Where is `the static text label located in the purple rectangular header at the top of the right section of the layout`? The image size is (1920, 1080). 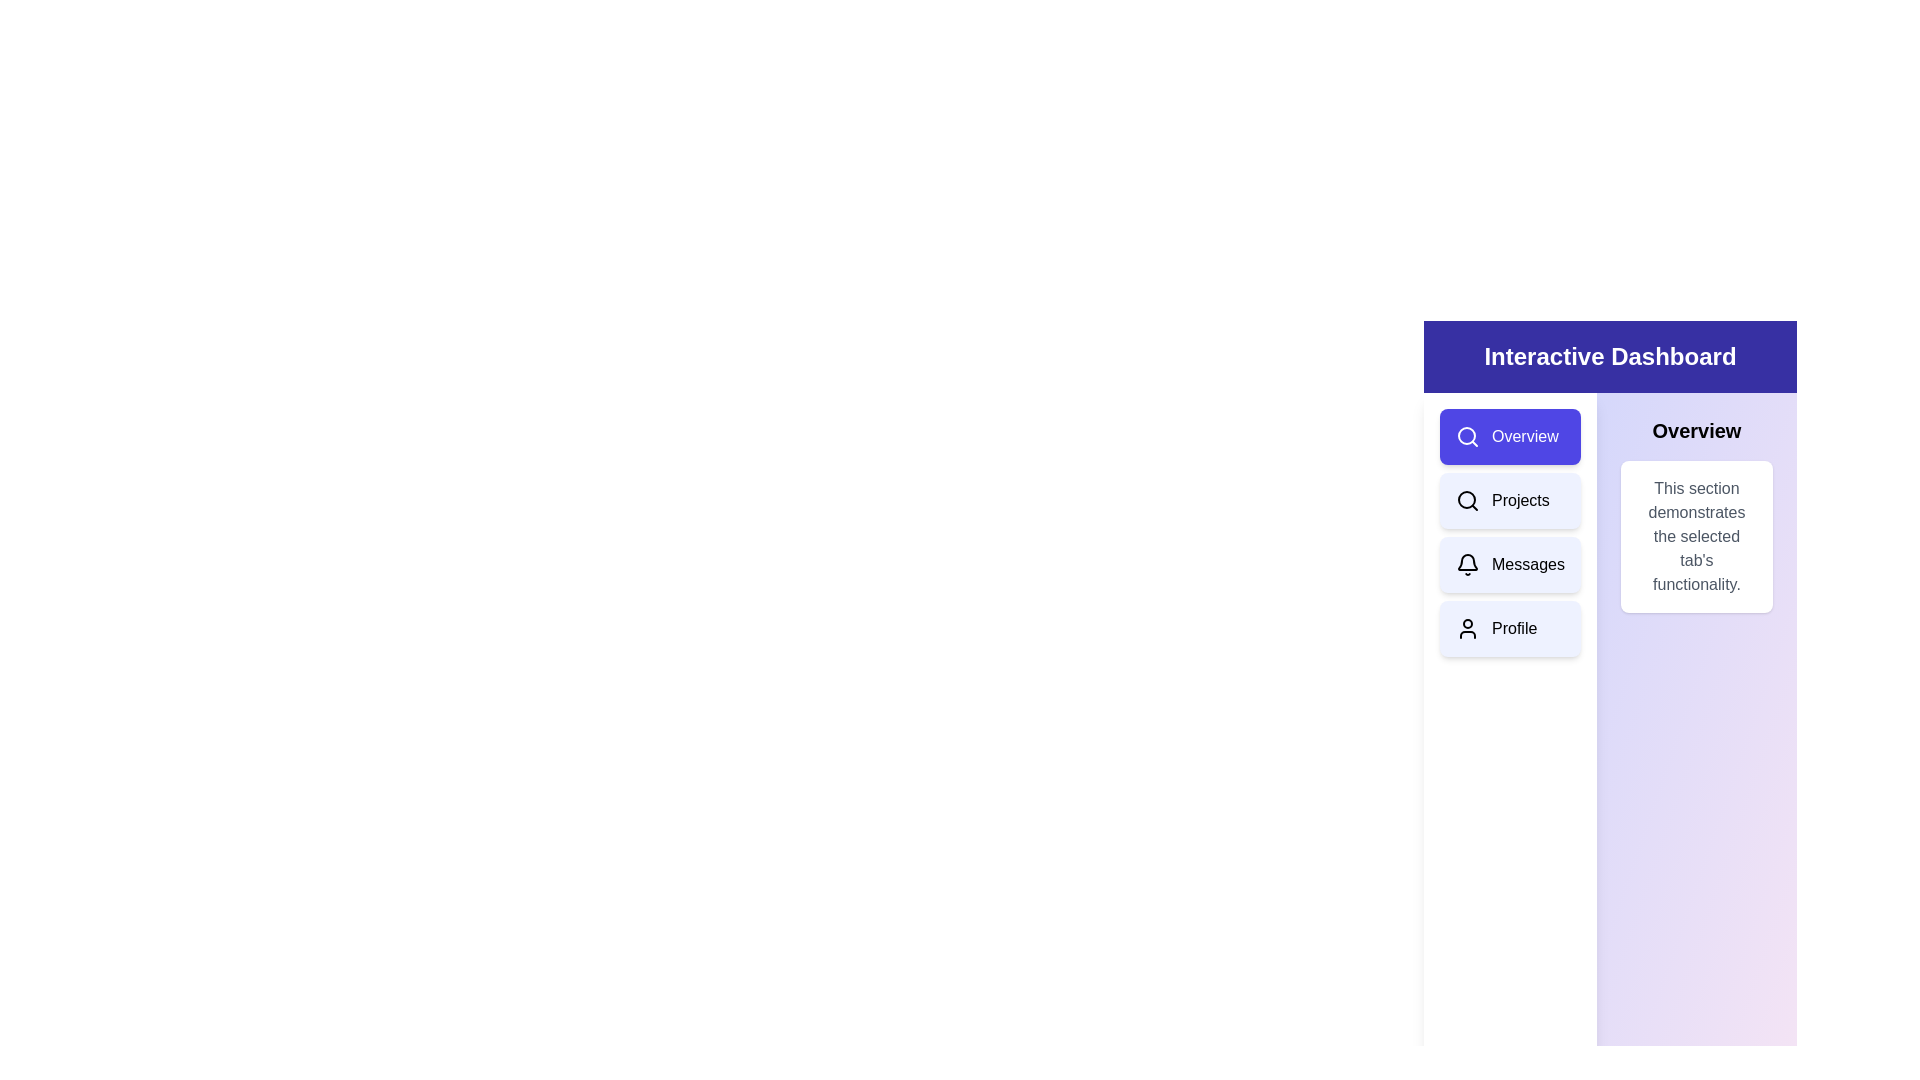
the static text label located in the purple rectangular header at the top of the right section of the layout is located at coordinates (1610, 356).